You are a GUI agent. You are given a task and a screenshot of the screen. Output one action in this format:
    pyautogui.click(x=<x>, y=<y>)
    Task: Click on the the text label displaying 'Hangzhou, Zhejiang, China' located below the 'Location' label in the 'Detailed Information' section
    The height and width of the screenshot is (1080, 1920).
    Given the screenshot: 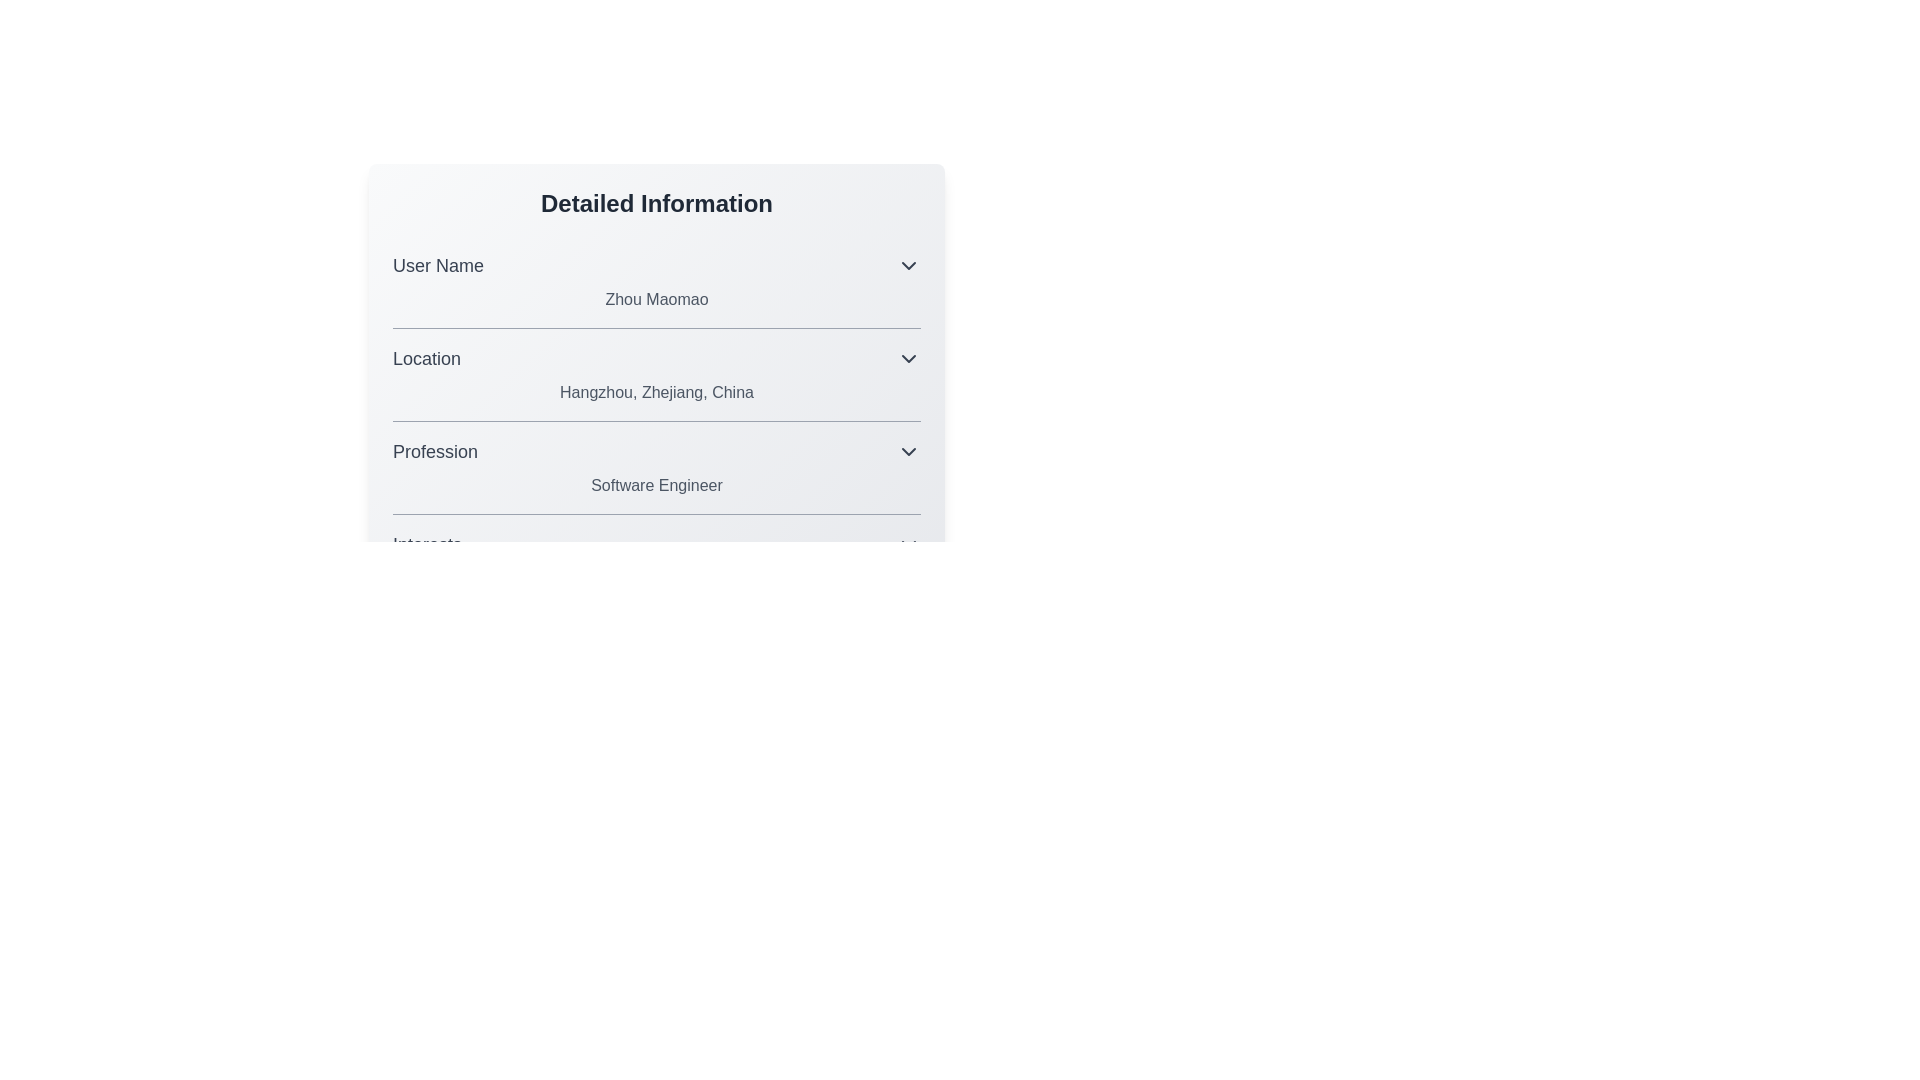 What is the action you would take?
    pyautogui.click(x=657, y=393)
    